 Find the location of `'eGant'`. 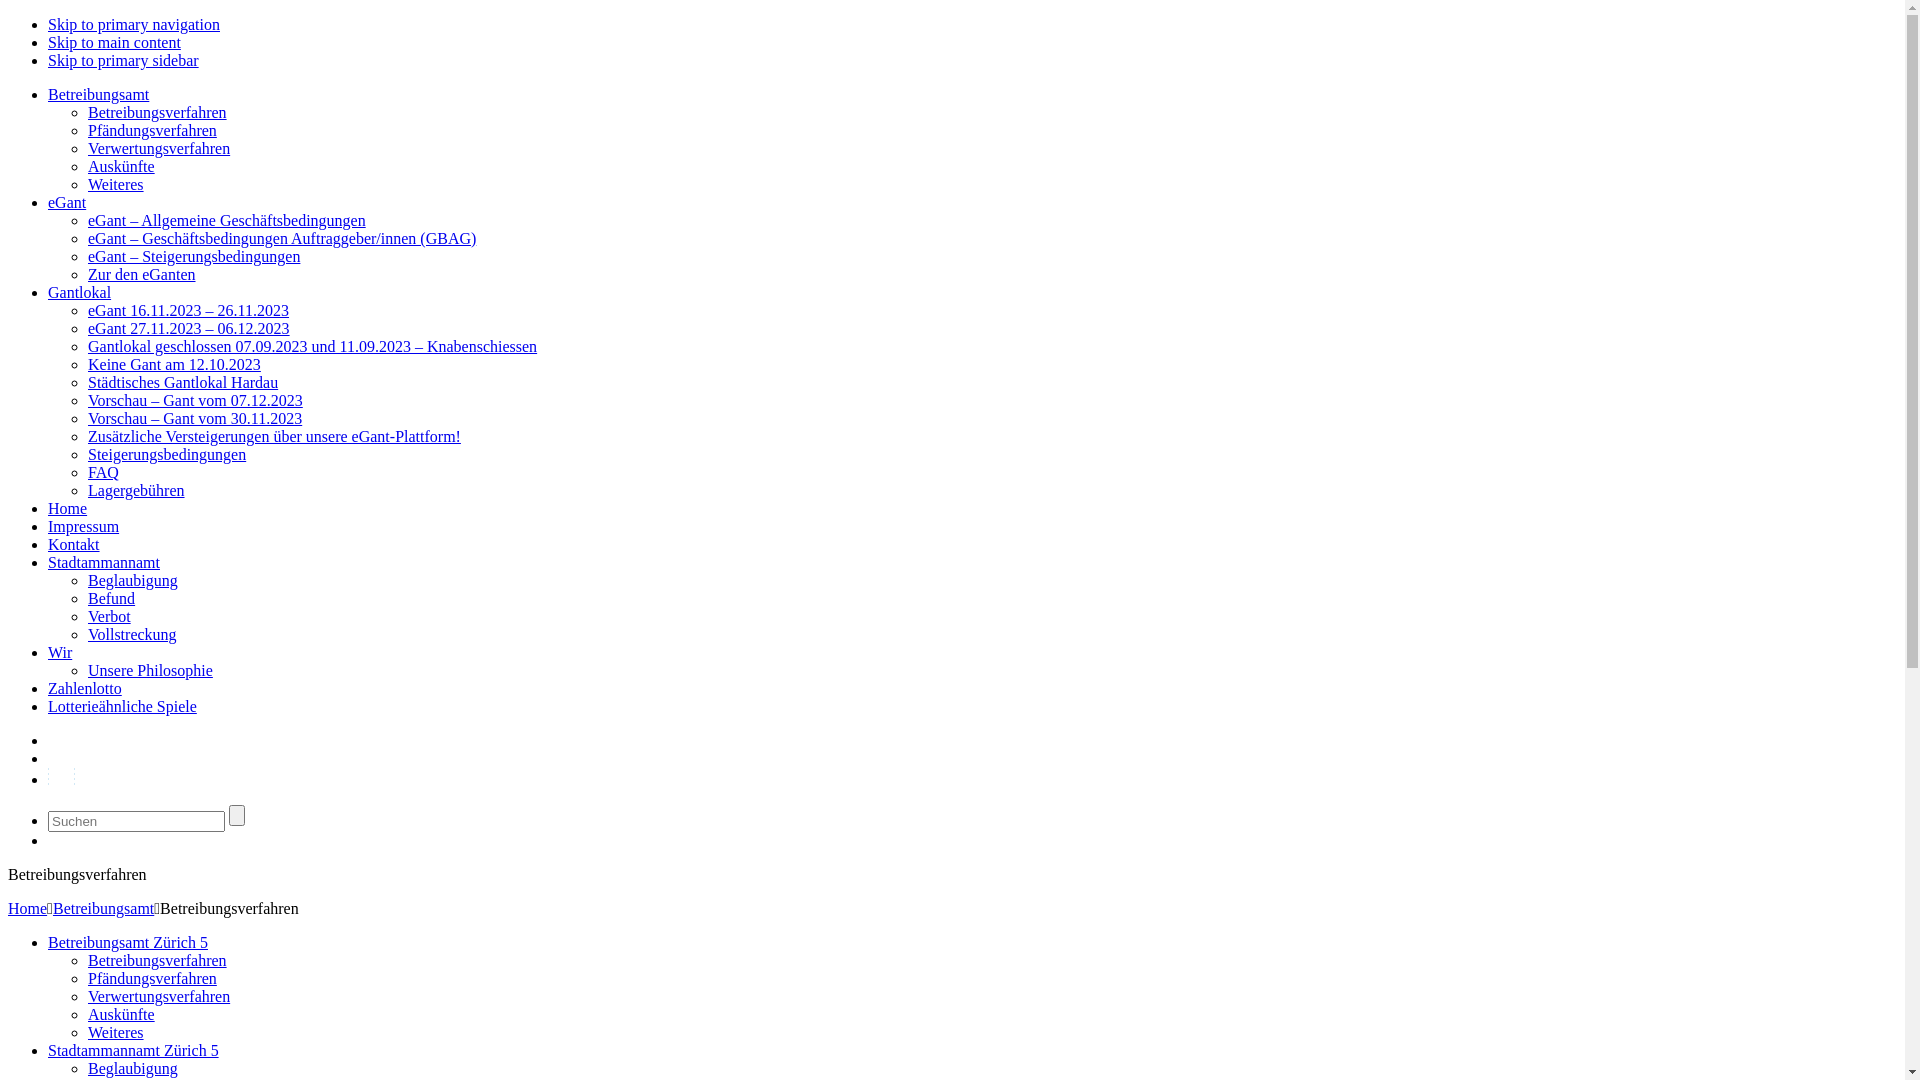

'eGant' is located at coordinates (67, 202).